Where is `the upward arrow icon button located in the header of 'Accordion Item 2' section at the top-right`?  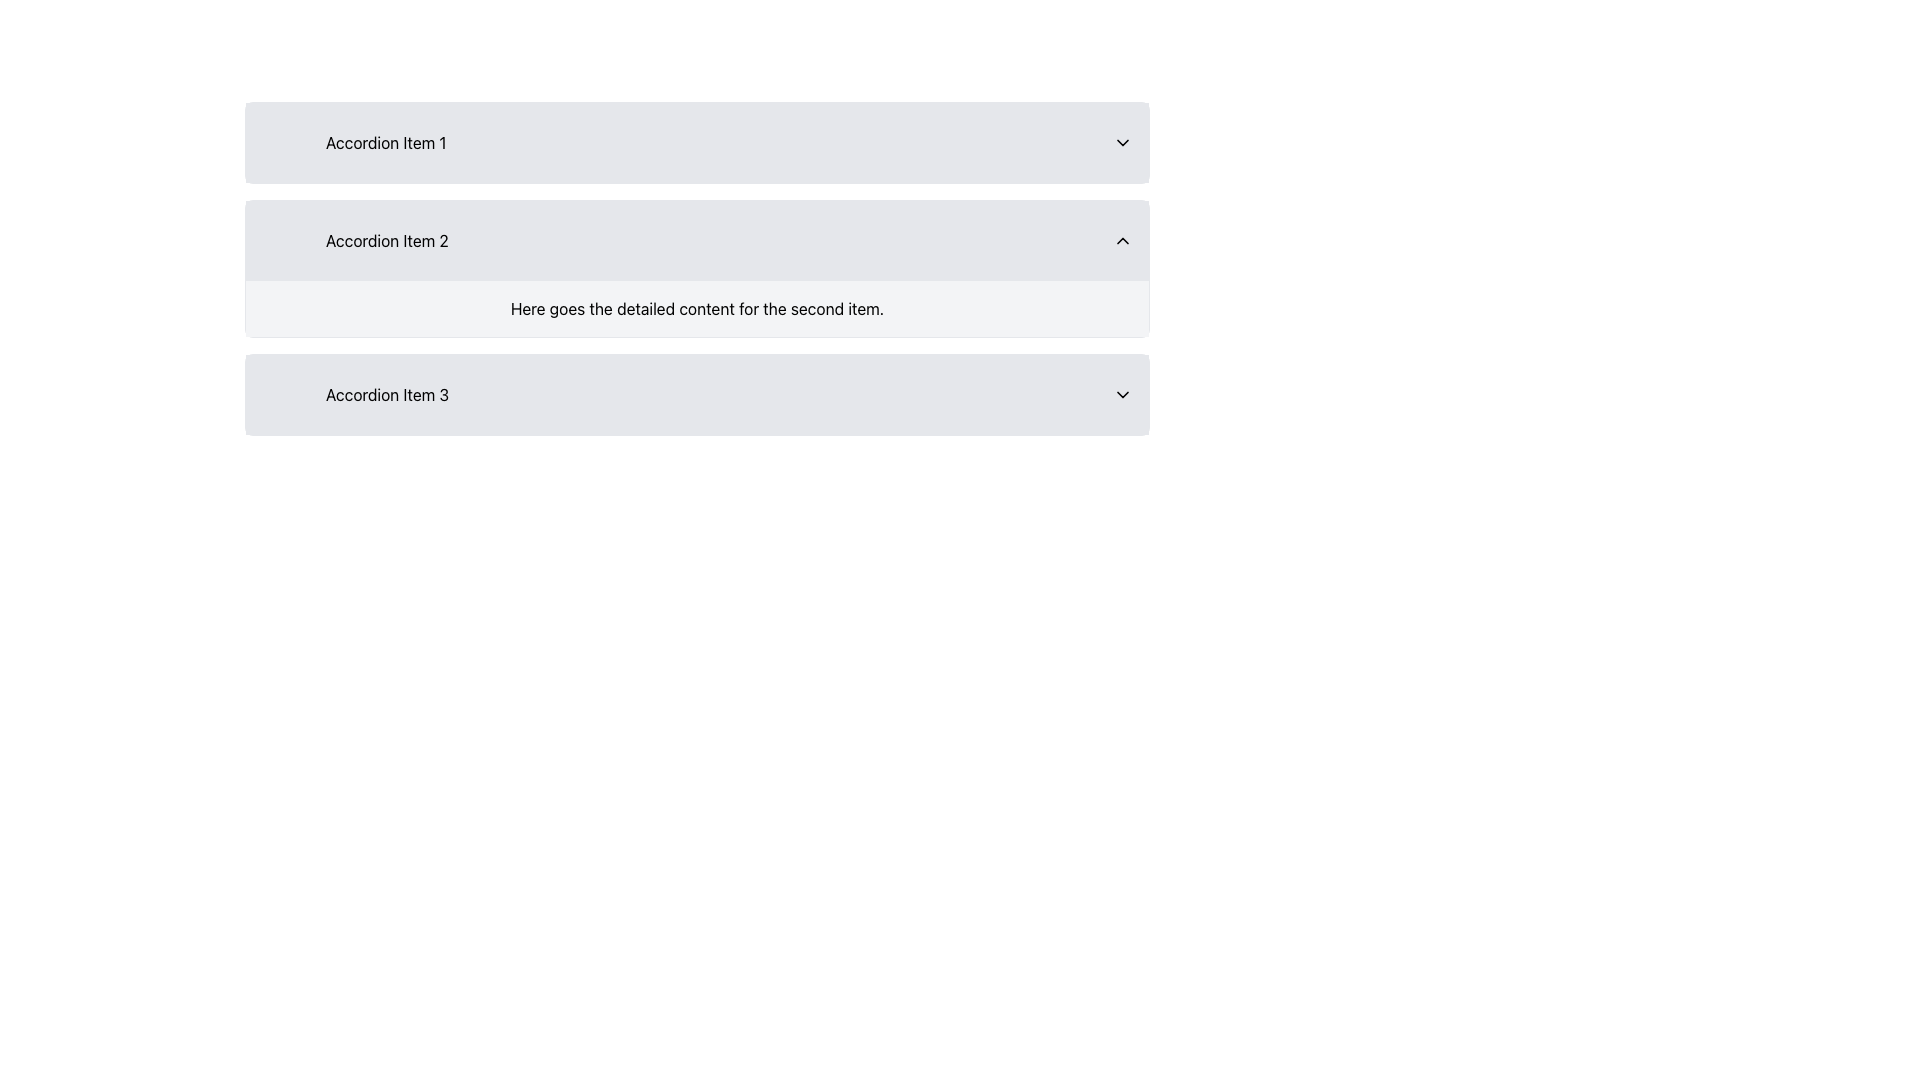 the upward arrow icon button located in the header of 'Accordion Item 2' section at the top-right is located at coordinates (1123, 239).